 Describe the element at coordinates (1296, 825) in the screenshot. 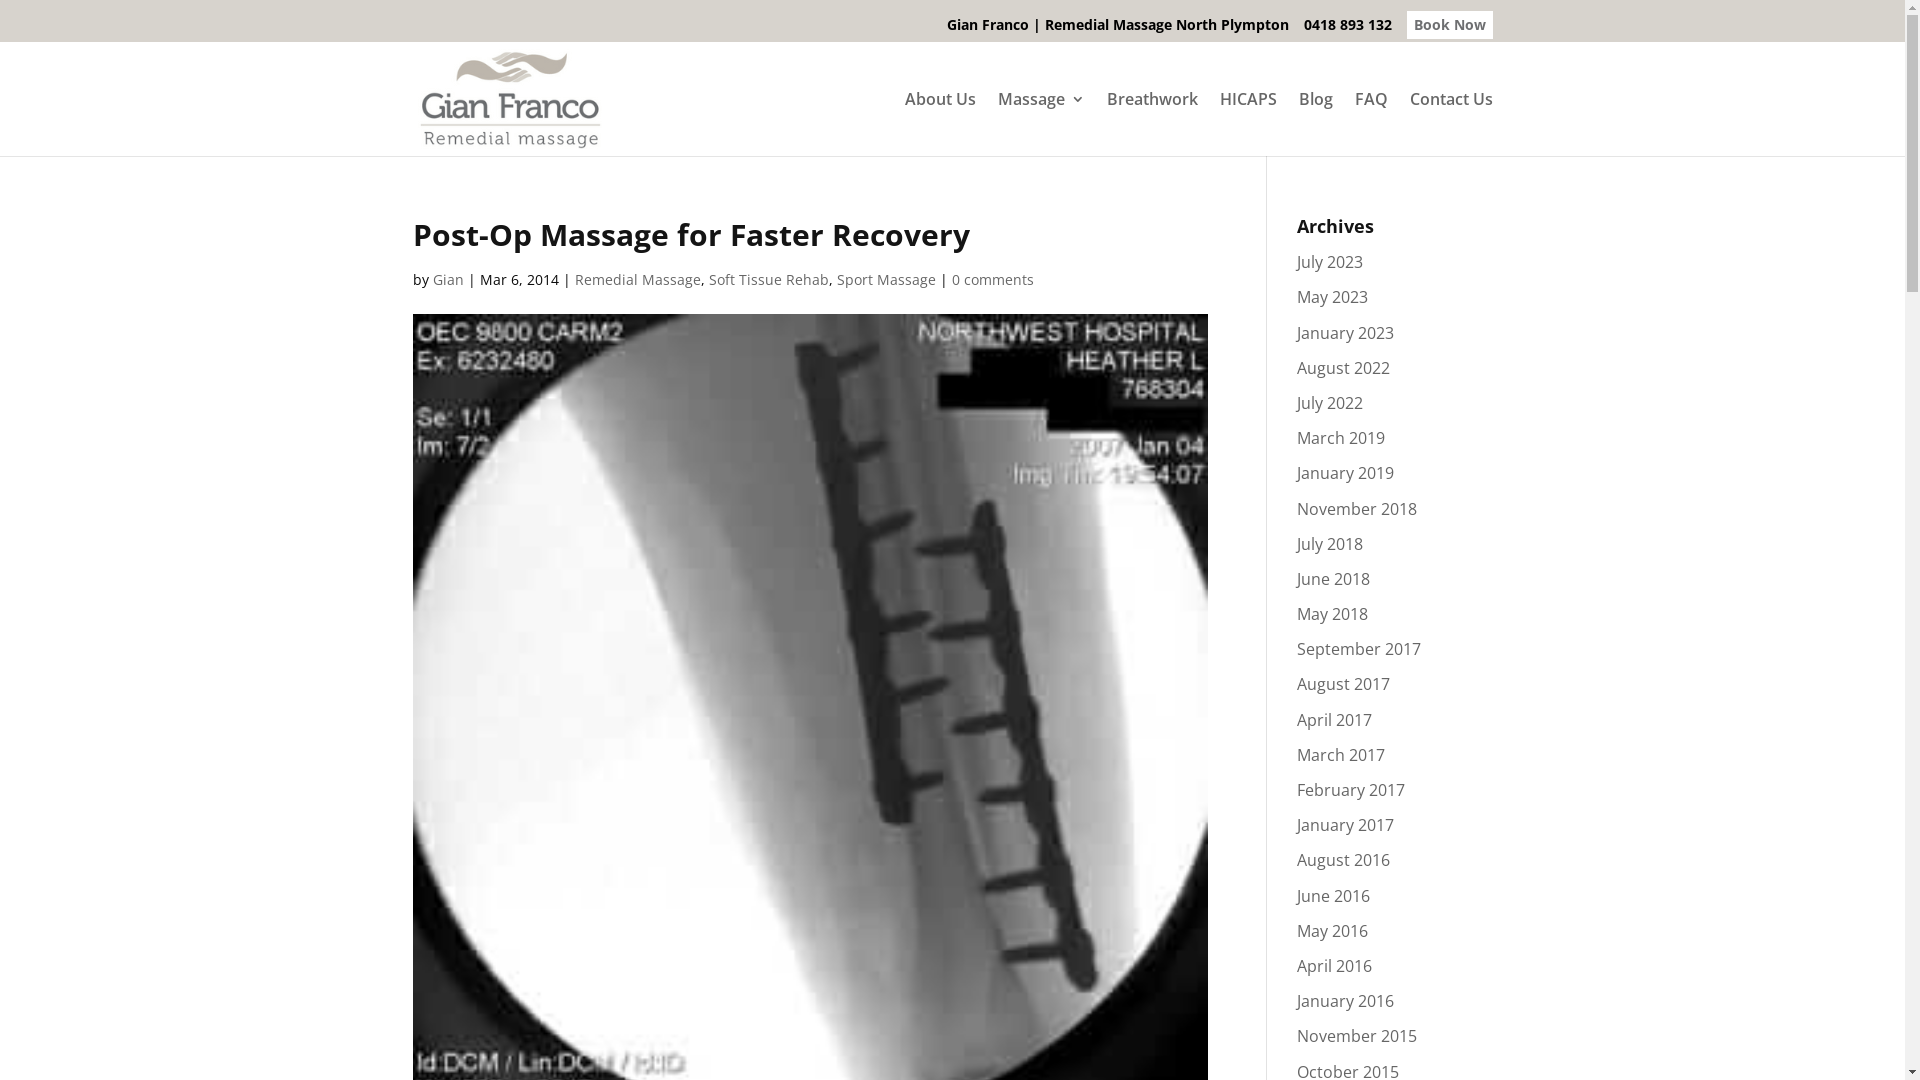

I see `'January 2017'` at that location.